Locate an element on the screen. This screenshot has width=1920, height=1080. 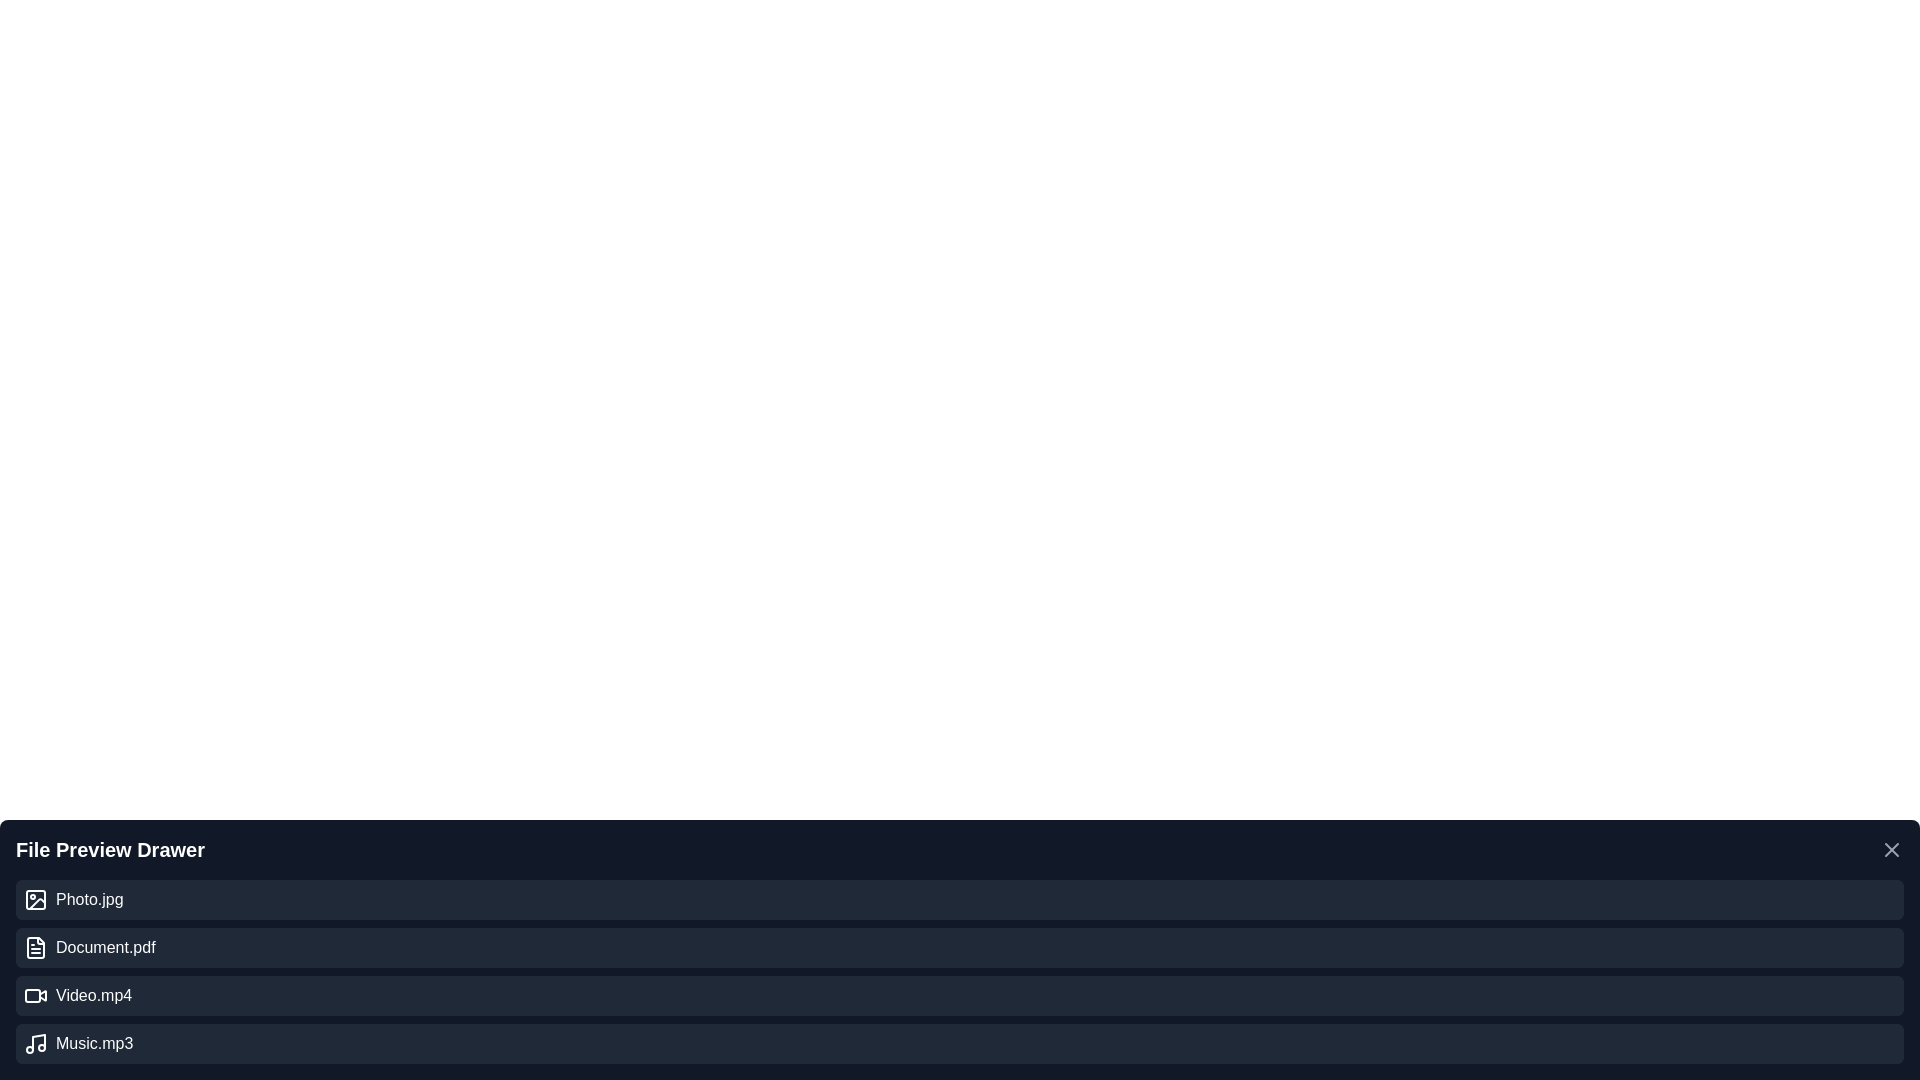
the musical note icon that represents the 'Music.mp3' file in the list located in the fourth row from the top is located at coordinates (35, 1043).